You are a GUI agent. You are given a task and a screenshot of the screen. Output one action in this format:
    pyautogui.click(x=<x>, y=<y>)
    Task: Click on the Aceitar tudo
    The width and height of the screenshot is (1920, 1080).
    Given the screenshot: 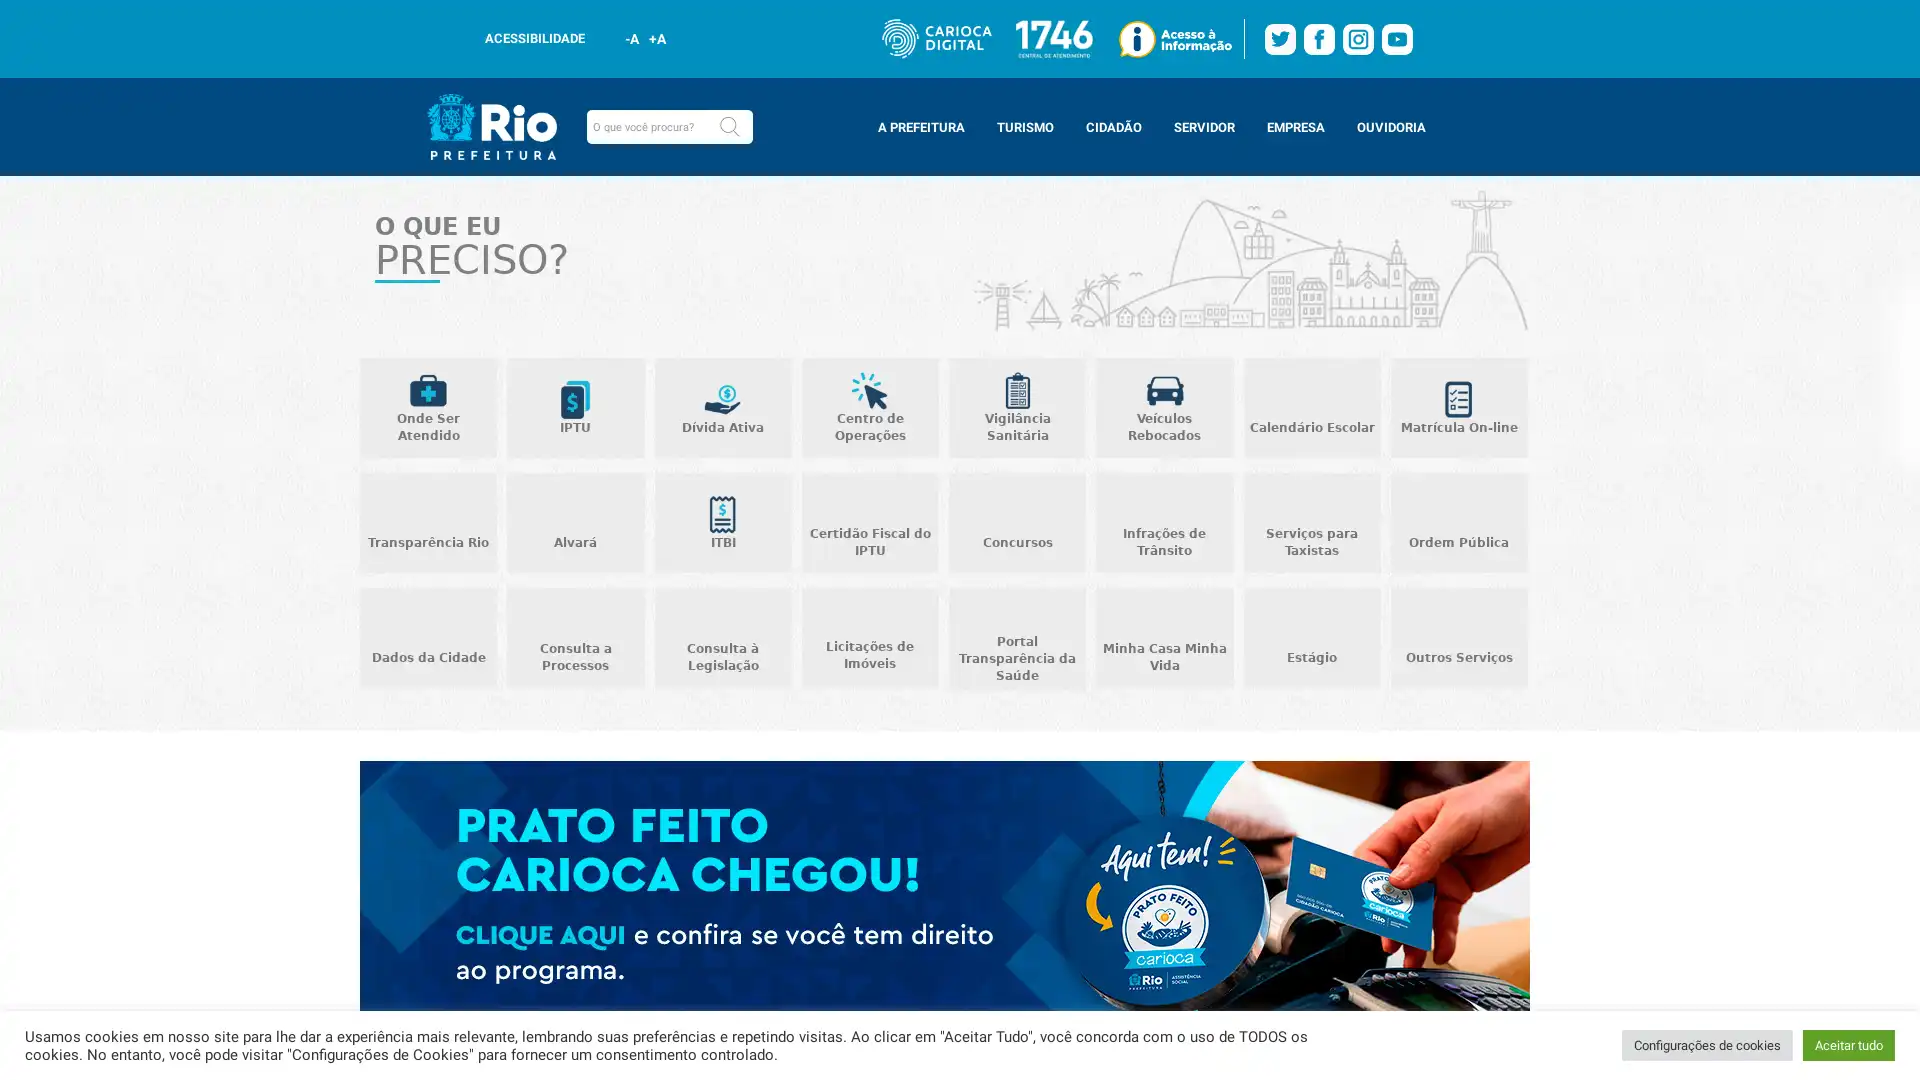 What is the action you would take?
    pyautogui.click(x=1847, y=1044)
    